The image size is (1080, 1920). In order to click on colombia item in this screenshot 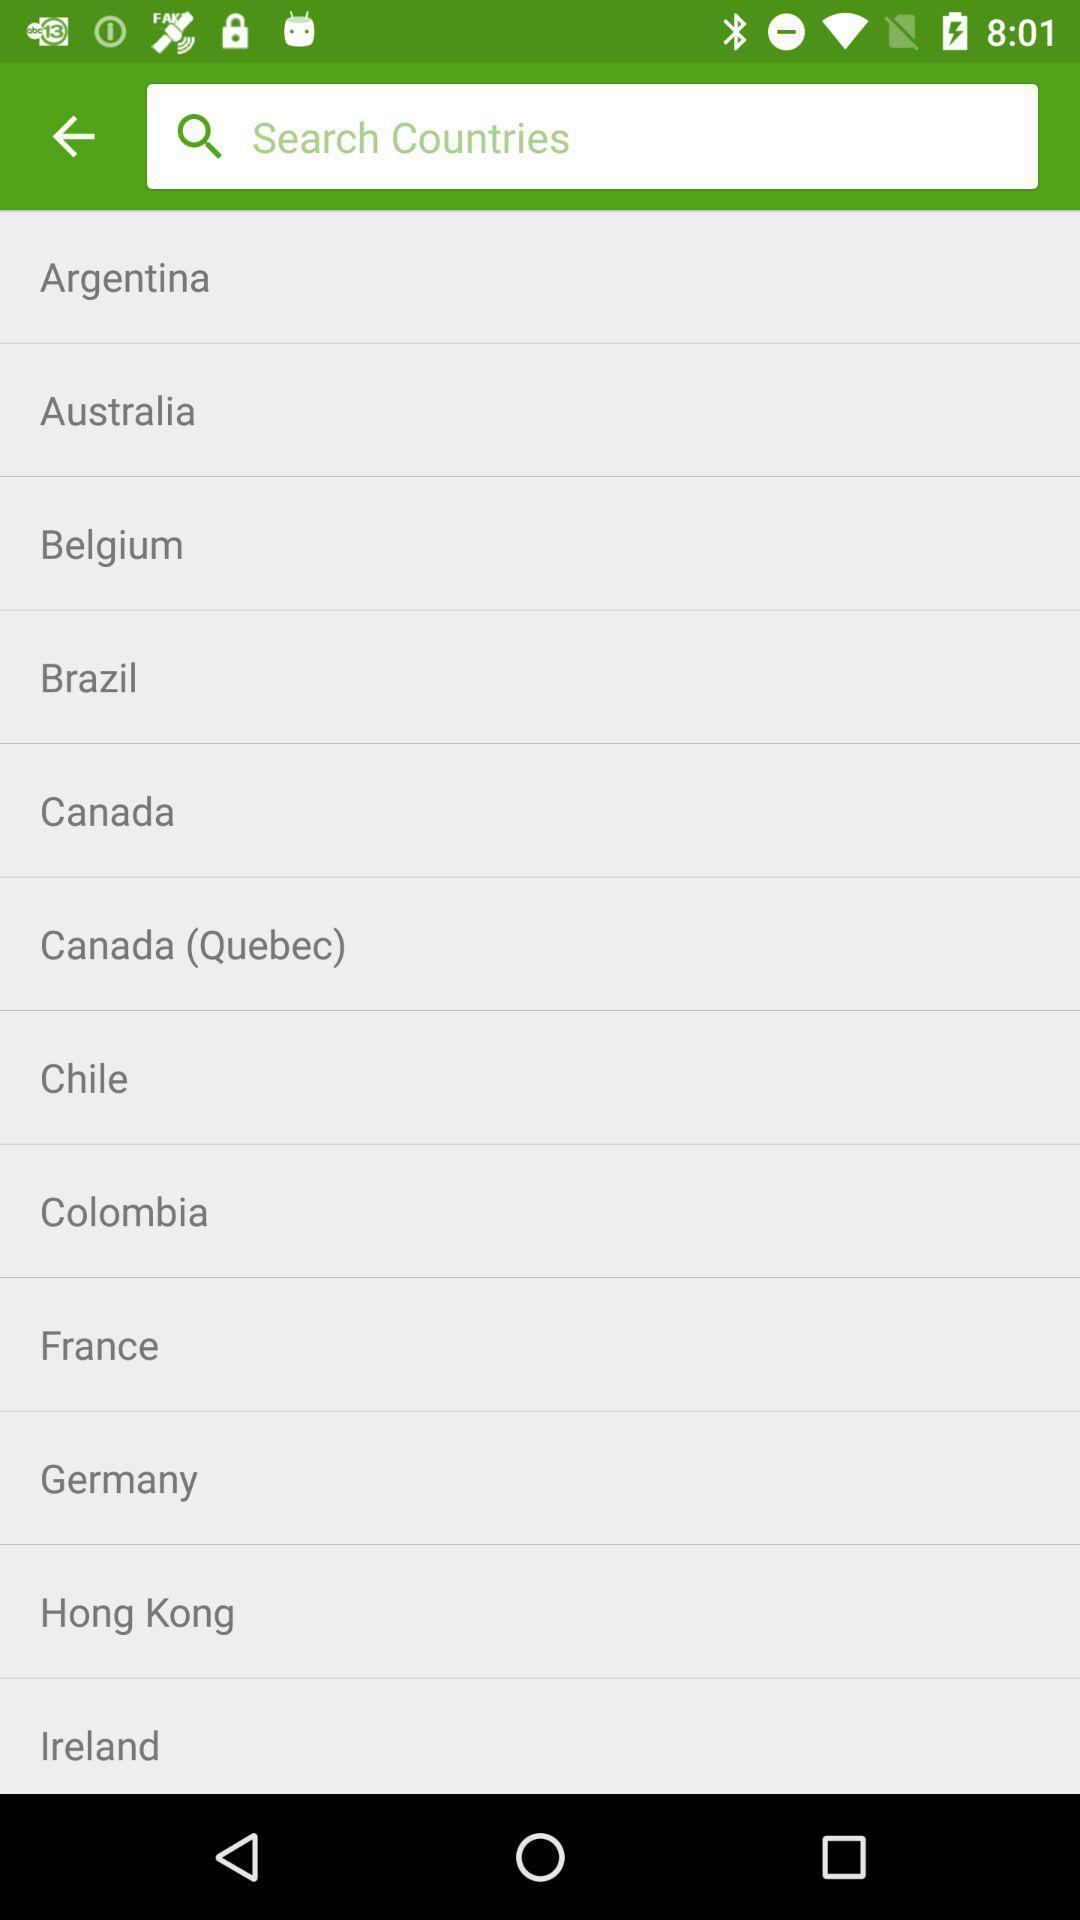, I will do `click(540, 1209)`.